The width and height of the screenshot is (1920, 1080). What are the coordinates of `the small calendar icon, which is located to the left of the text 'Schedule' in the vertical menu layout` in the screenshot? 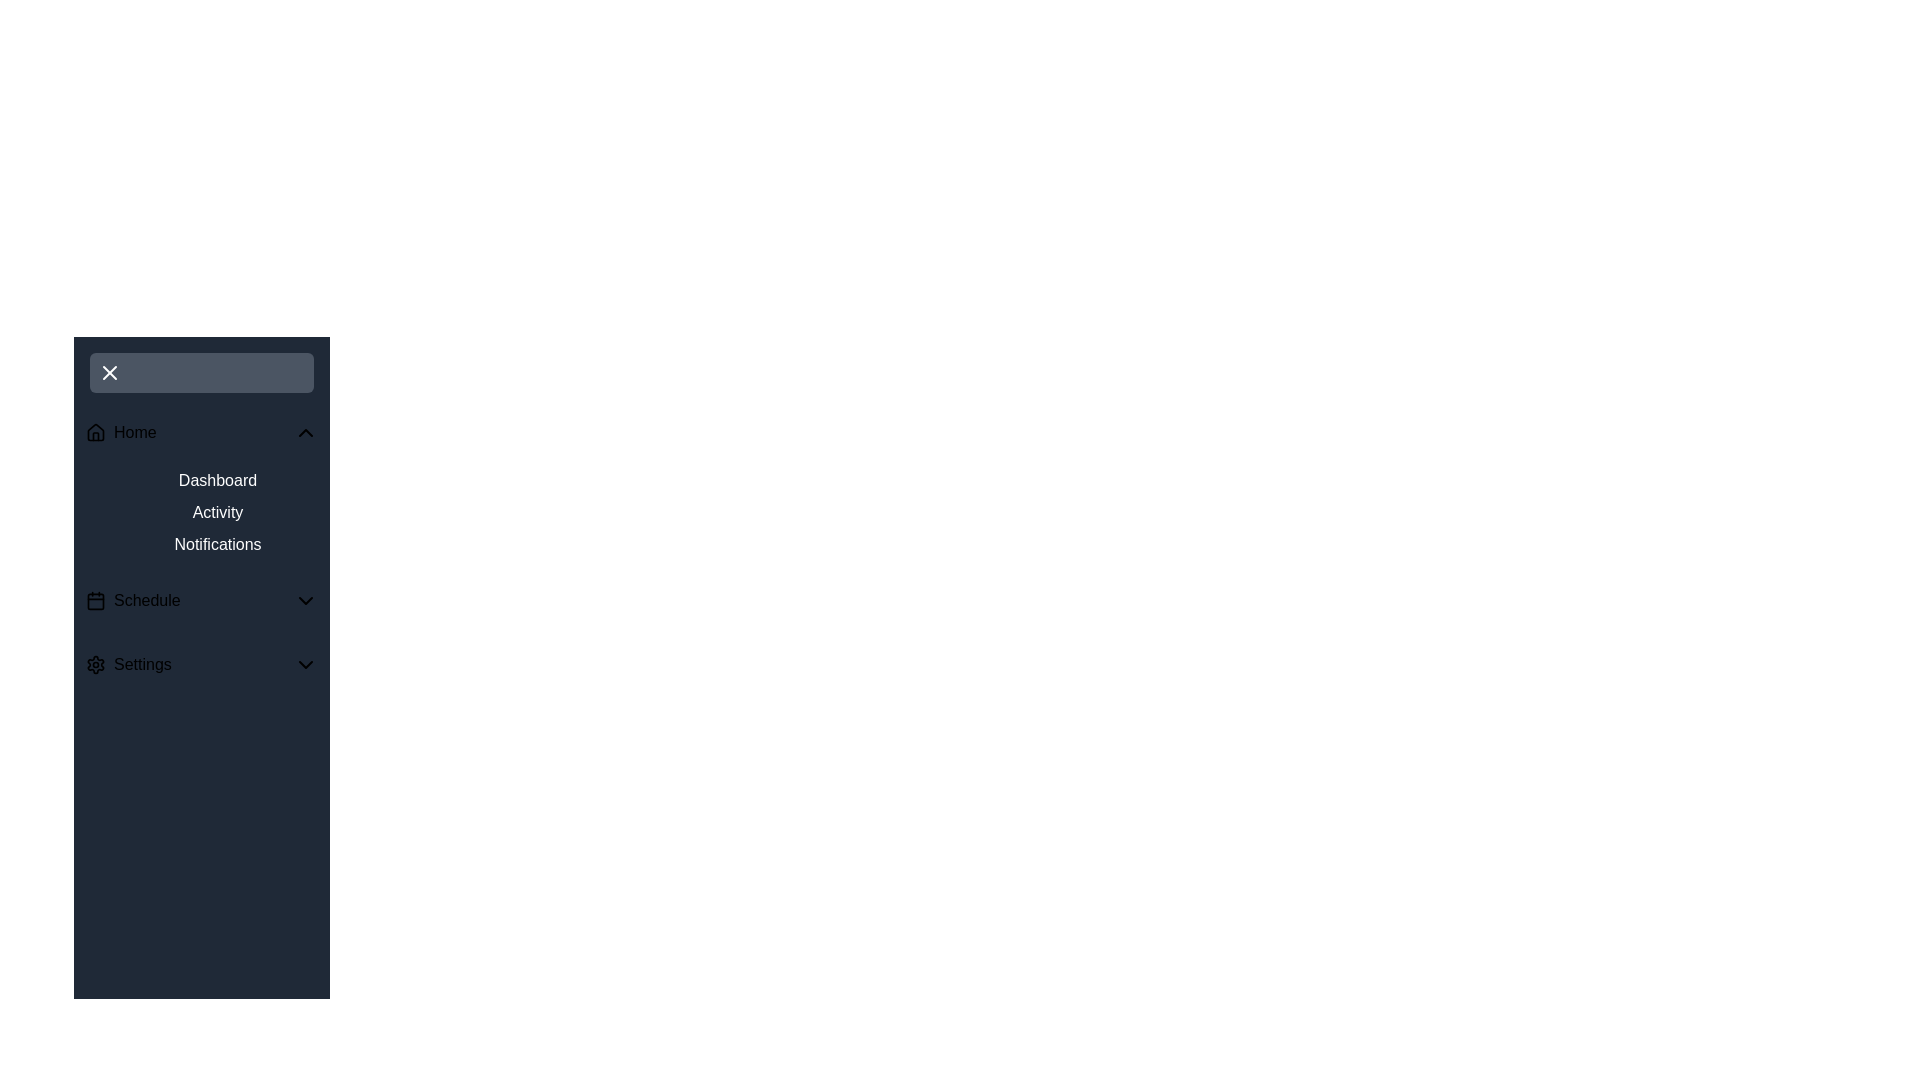 It's located at (95, 600).